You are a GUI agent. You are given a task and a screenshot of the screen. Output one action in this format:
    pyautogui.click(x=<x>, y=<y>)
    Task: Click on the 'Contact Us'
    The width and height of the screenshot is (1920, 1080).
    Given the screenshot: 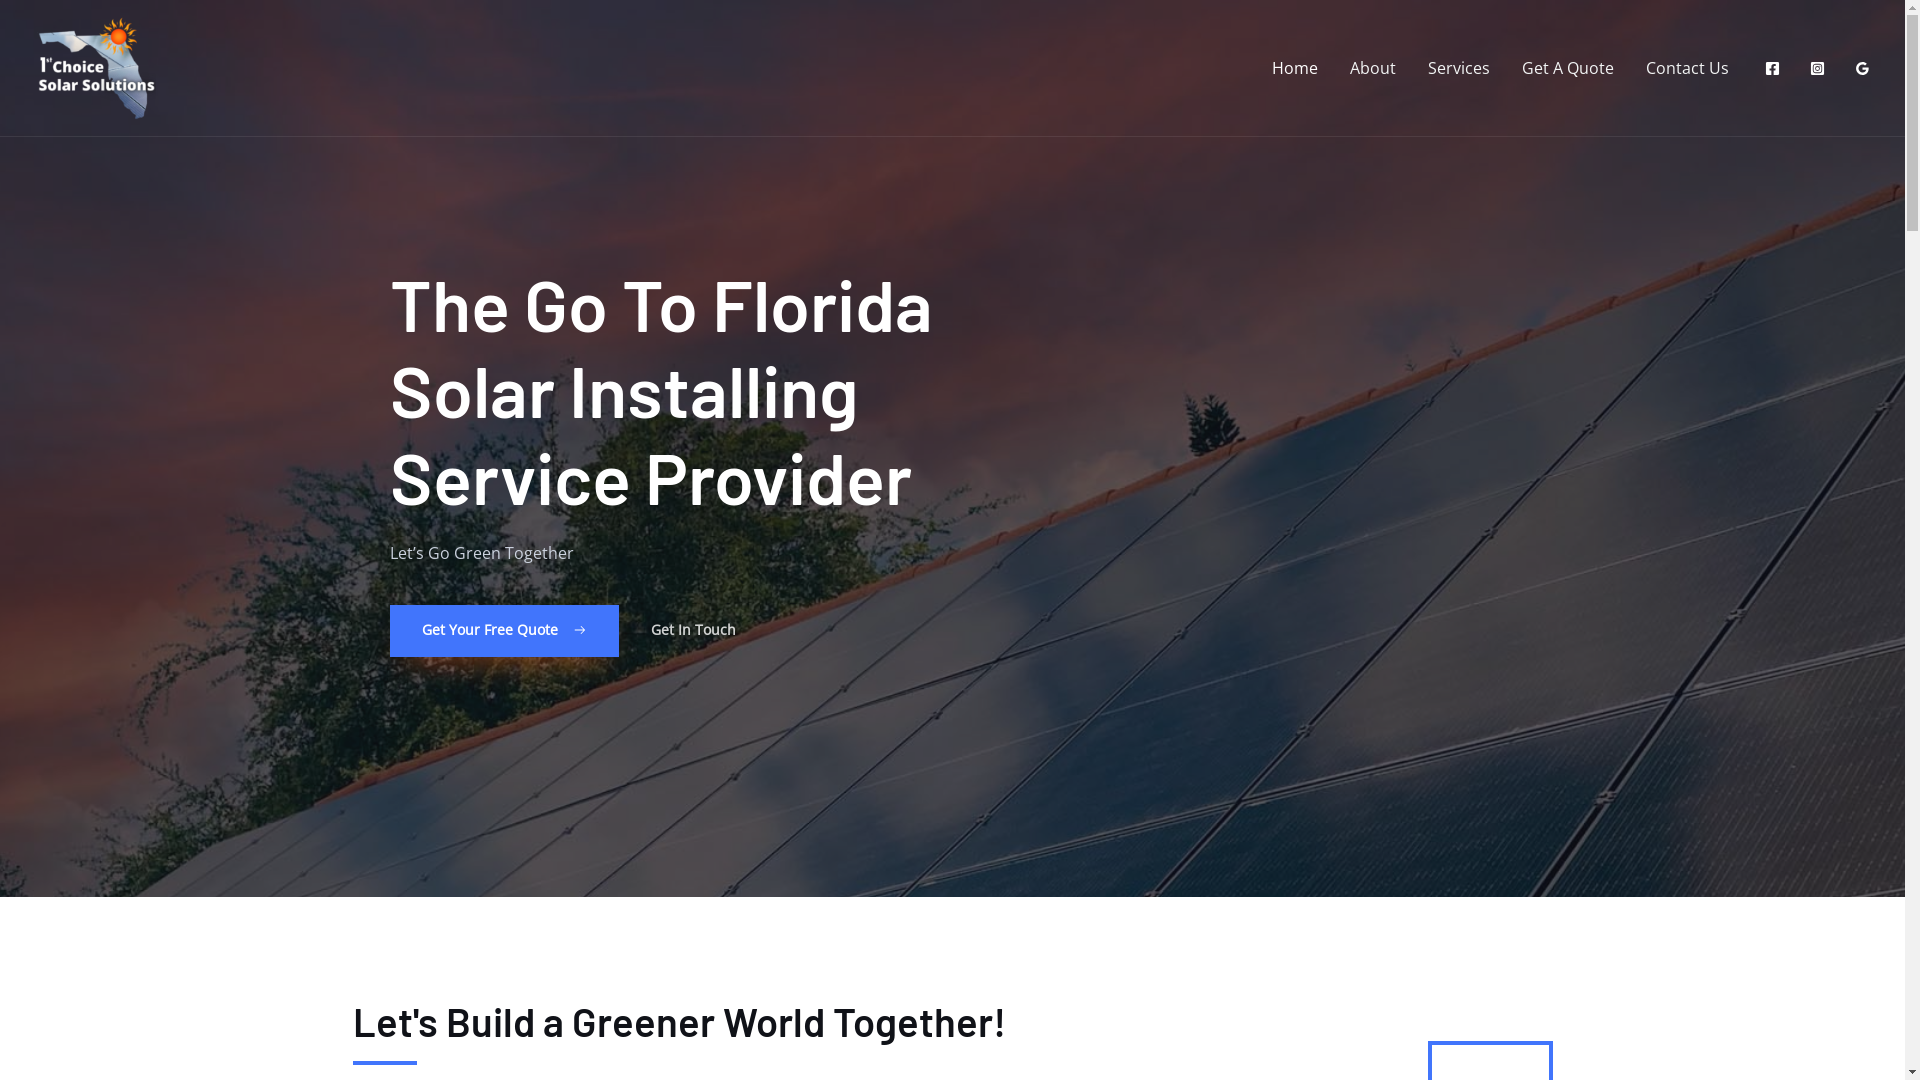 What is the action you would take?
    pyautogui.click(x=1686, y=67)
    